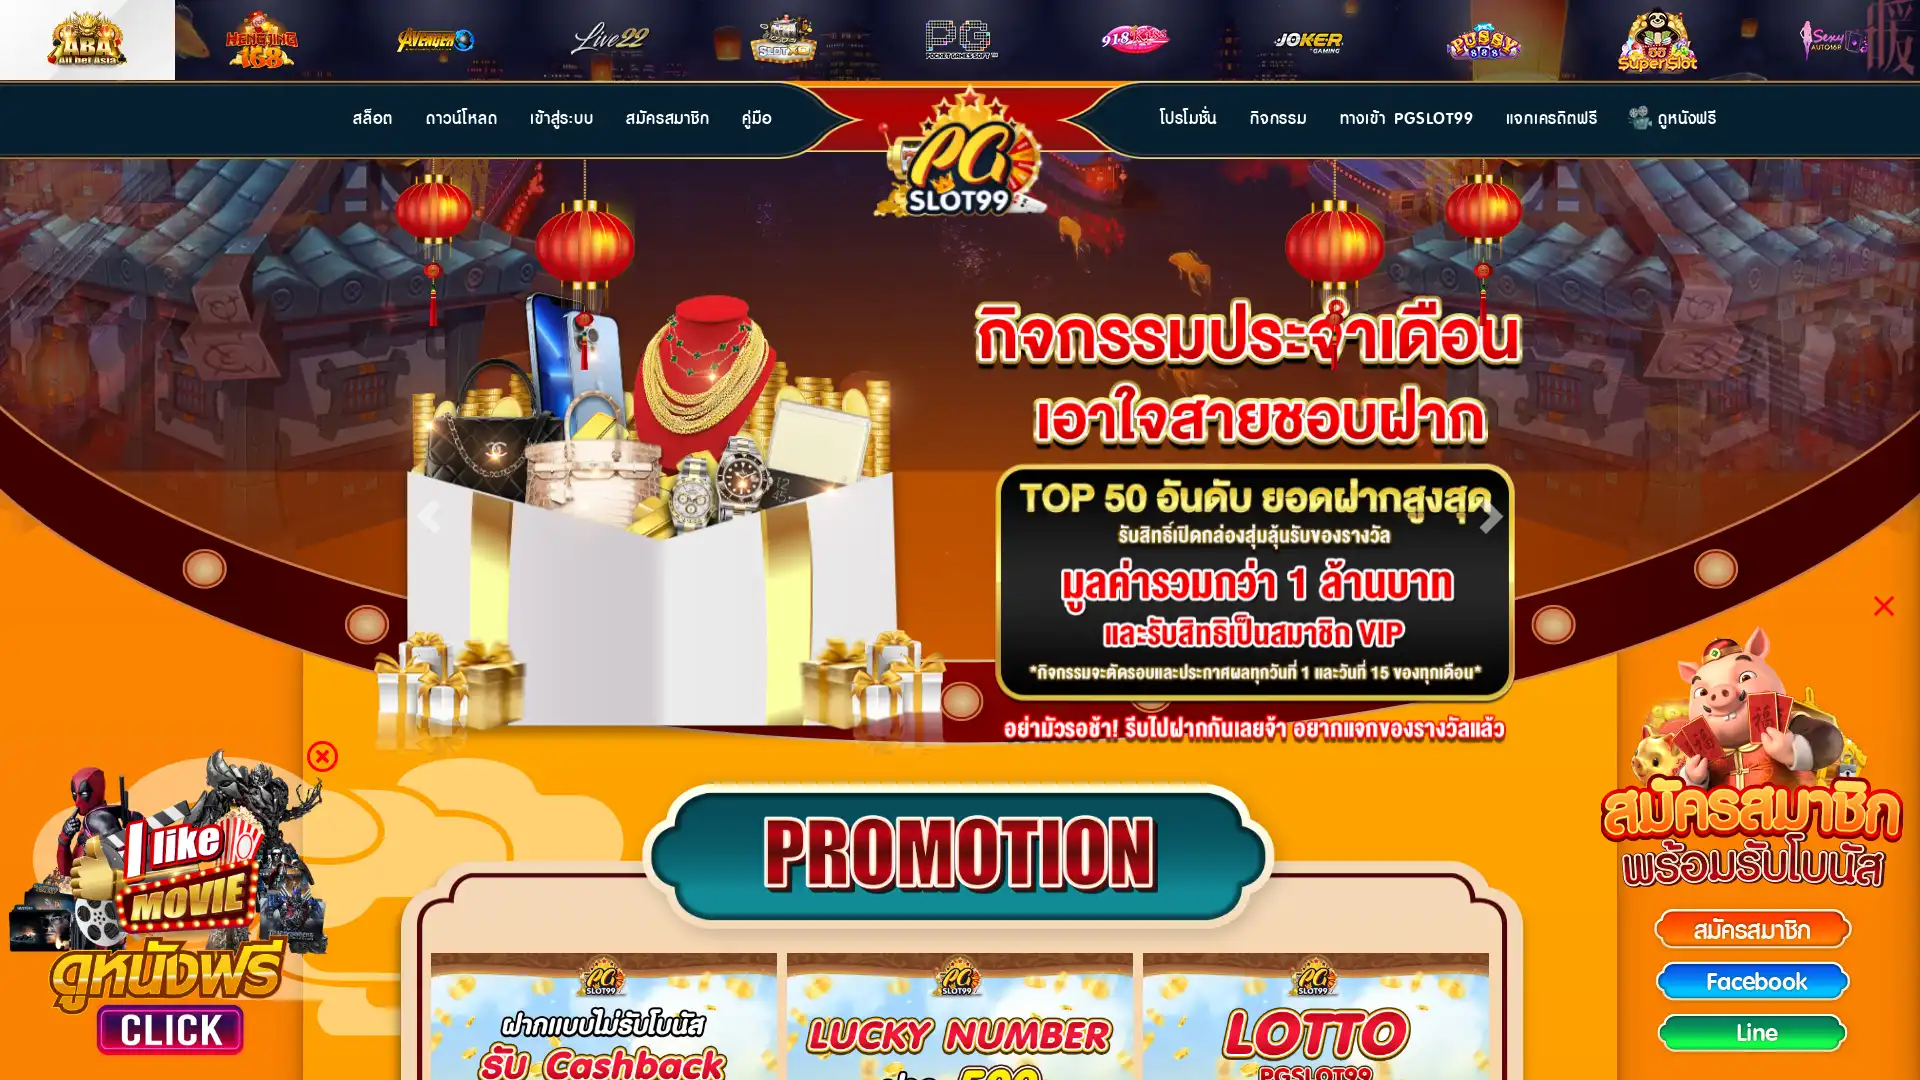 Image resolution: width=1920 pixels, height=1080 pixels. Describe the element at coordinates (1491, 511) in the screenshot. I see `Next` at that location.